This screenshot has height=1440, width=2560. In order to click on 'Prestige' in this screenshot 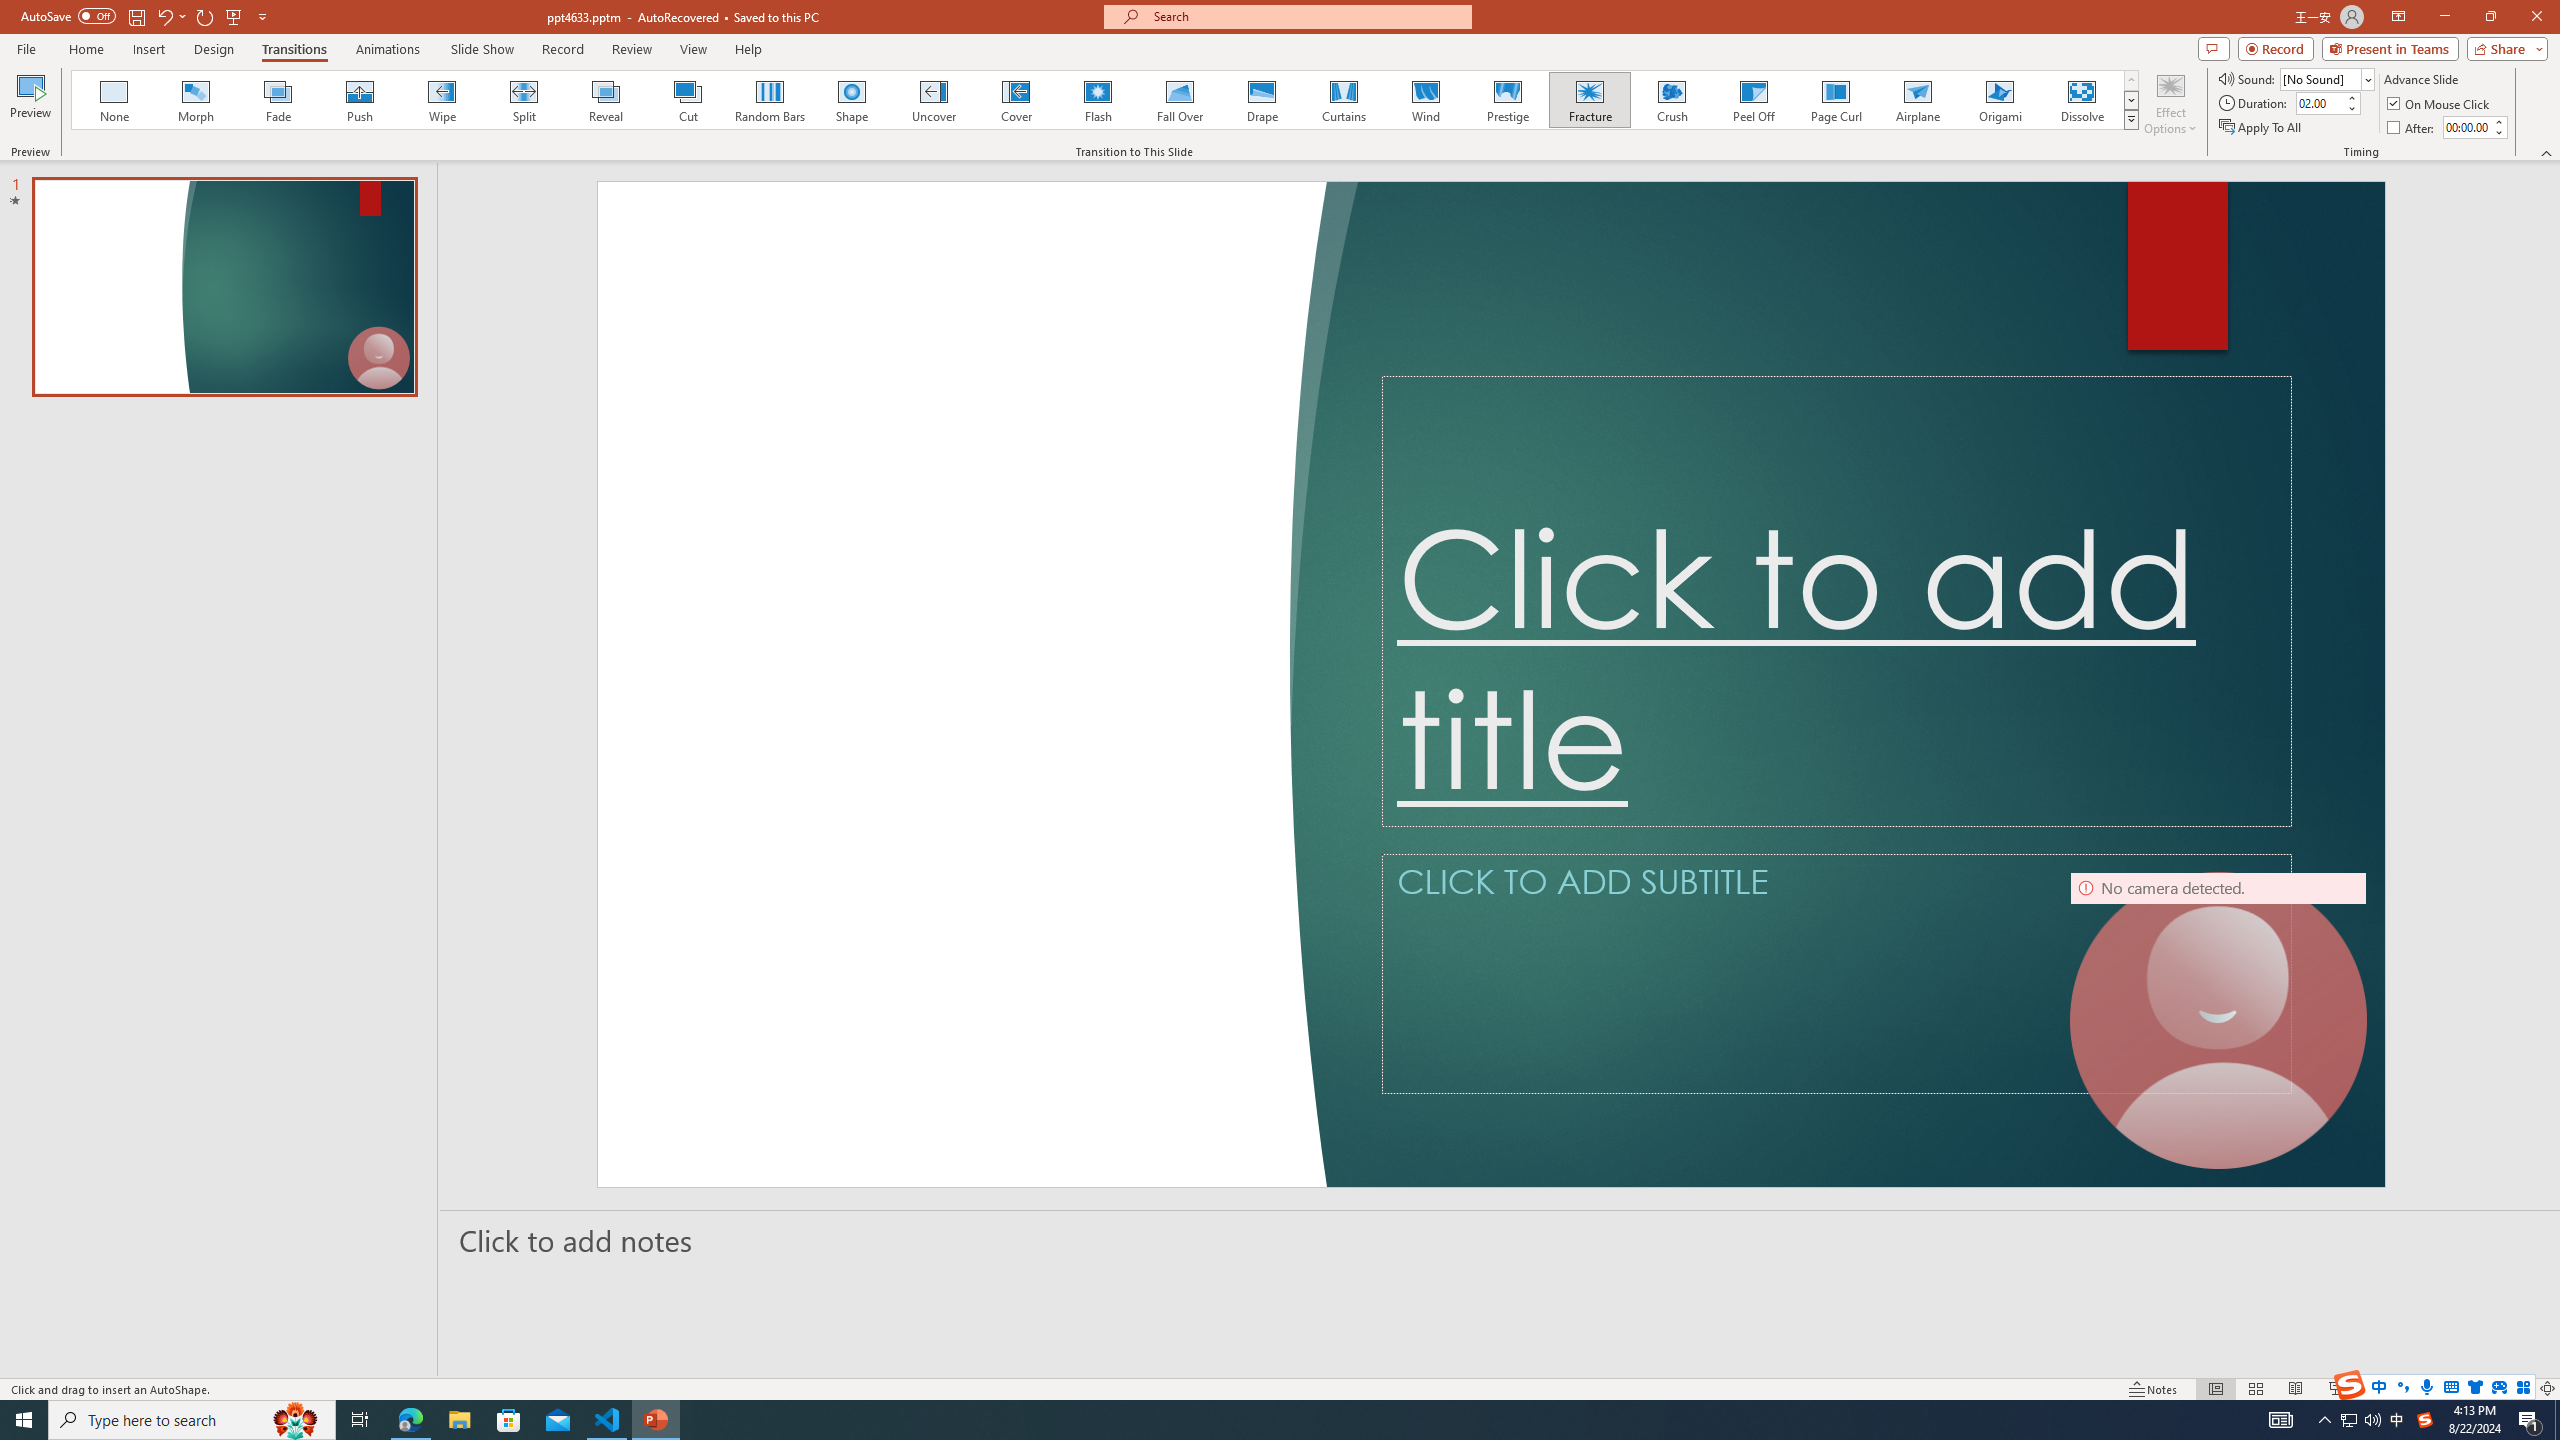, I will do `click(1507, 99)`.